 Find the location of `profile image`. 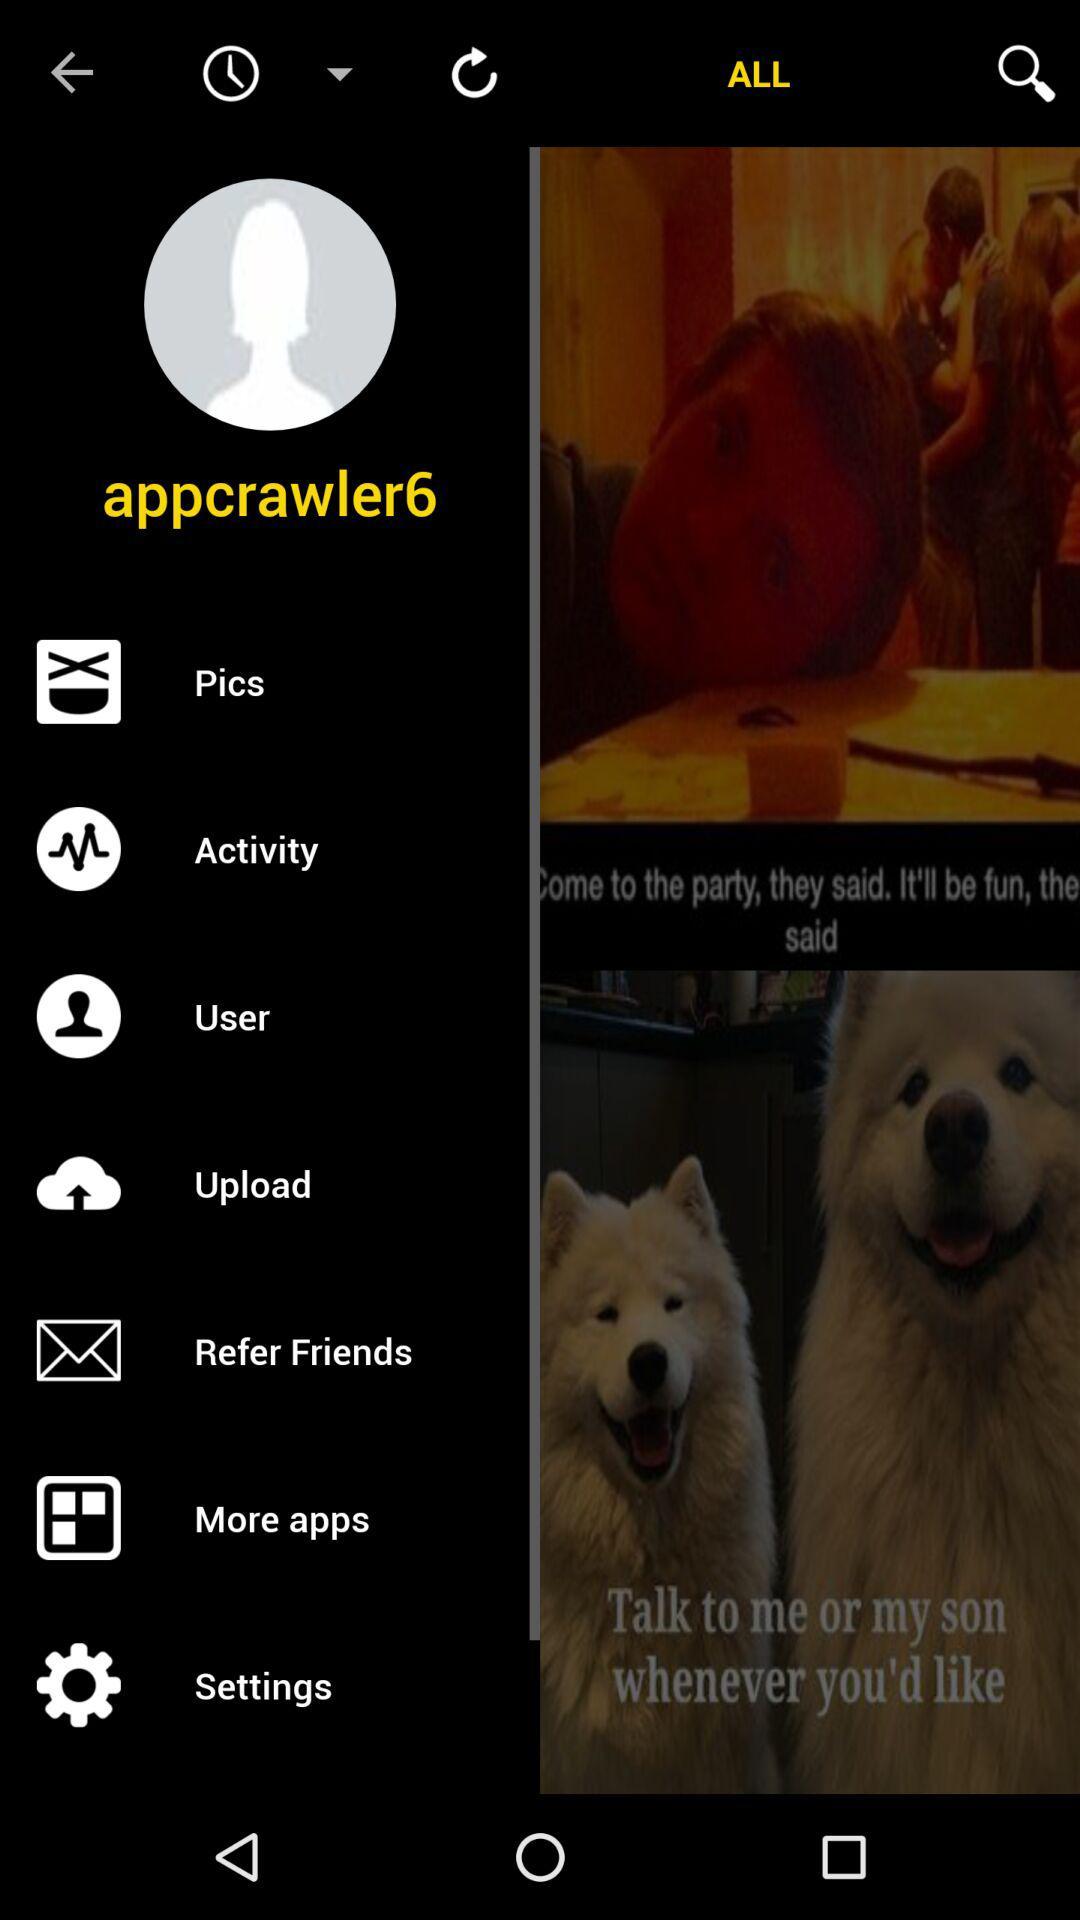

profile image is located at coordinates (270, 303).